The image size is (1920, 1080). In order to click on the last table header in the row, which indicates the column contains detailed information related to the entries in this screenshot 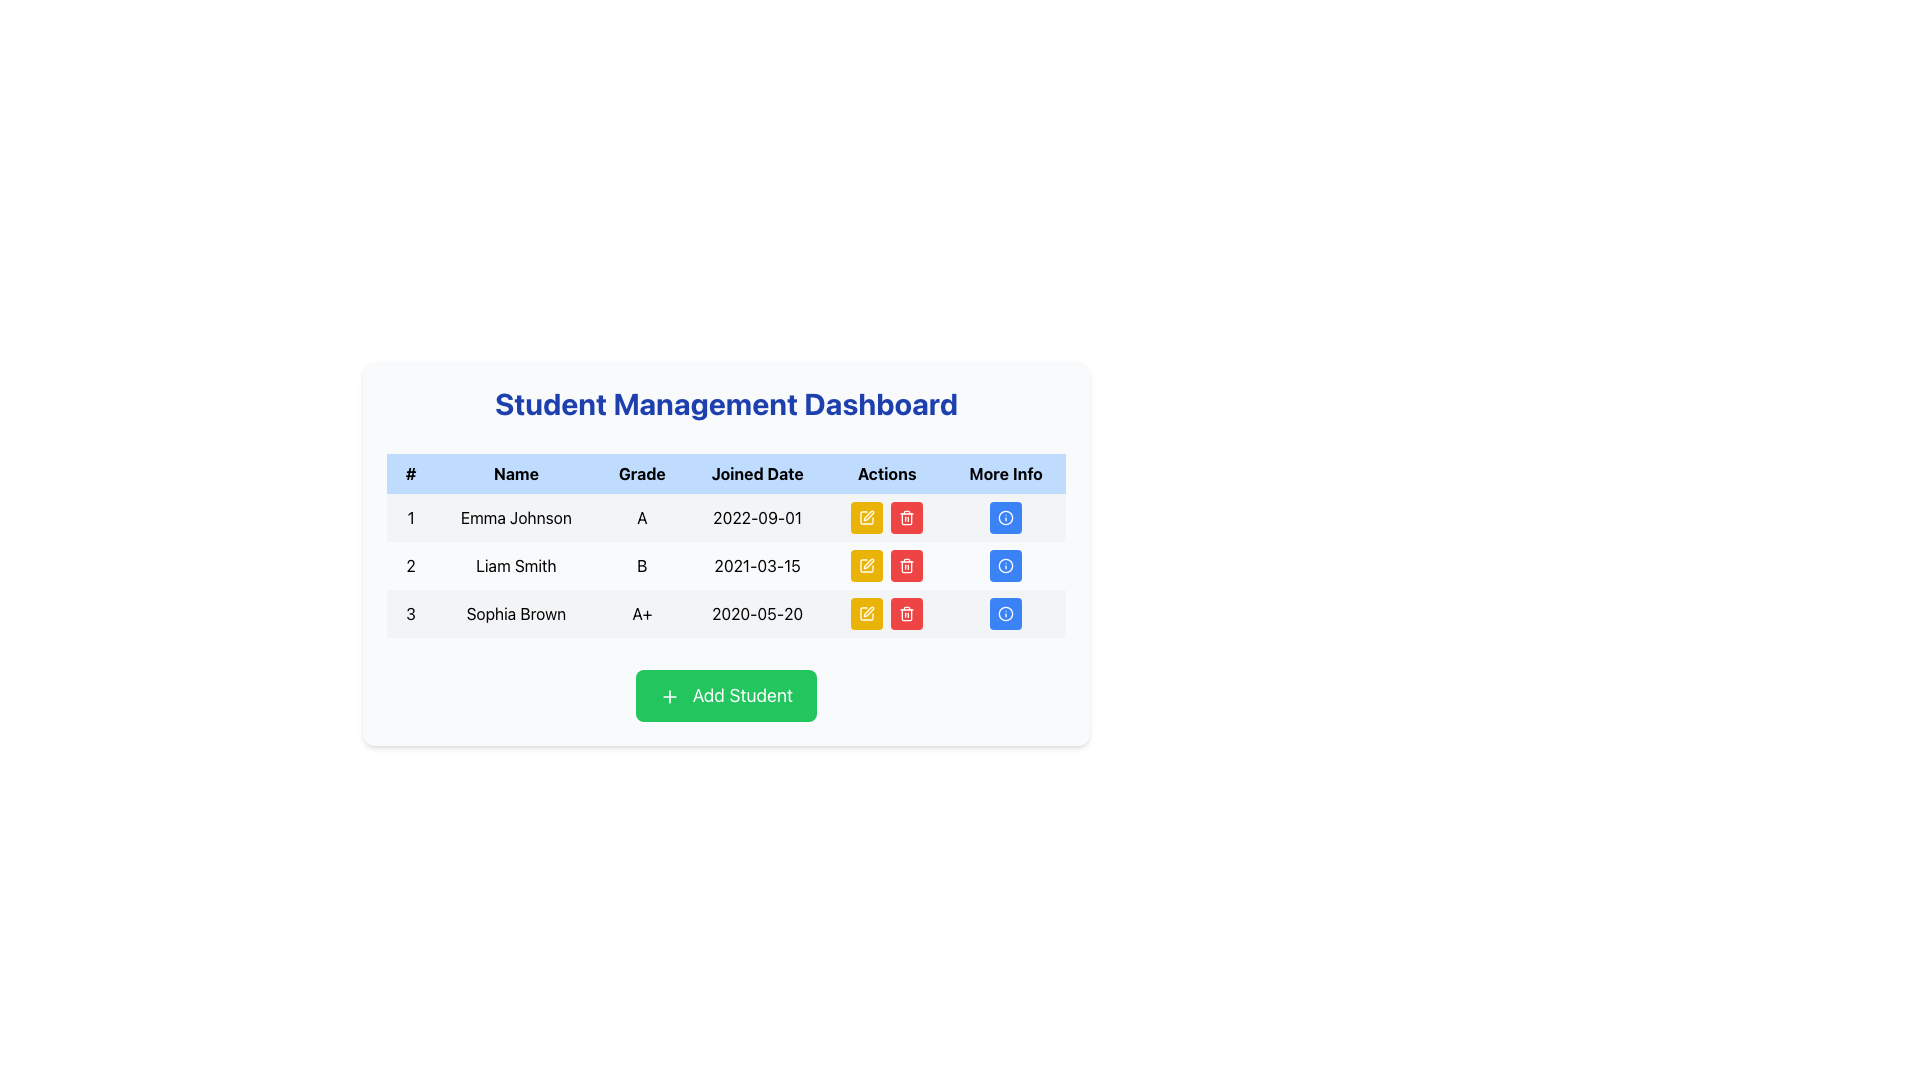, I will do `click(1006, 474)`.